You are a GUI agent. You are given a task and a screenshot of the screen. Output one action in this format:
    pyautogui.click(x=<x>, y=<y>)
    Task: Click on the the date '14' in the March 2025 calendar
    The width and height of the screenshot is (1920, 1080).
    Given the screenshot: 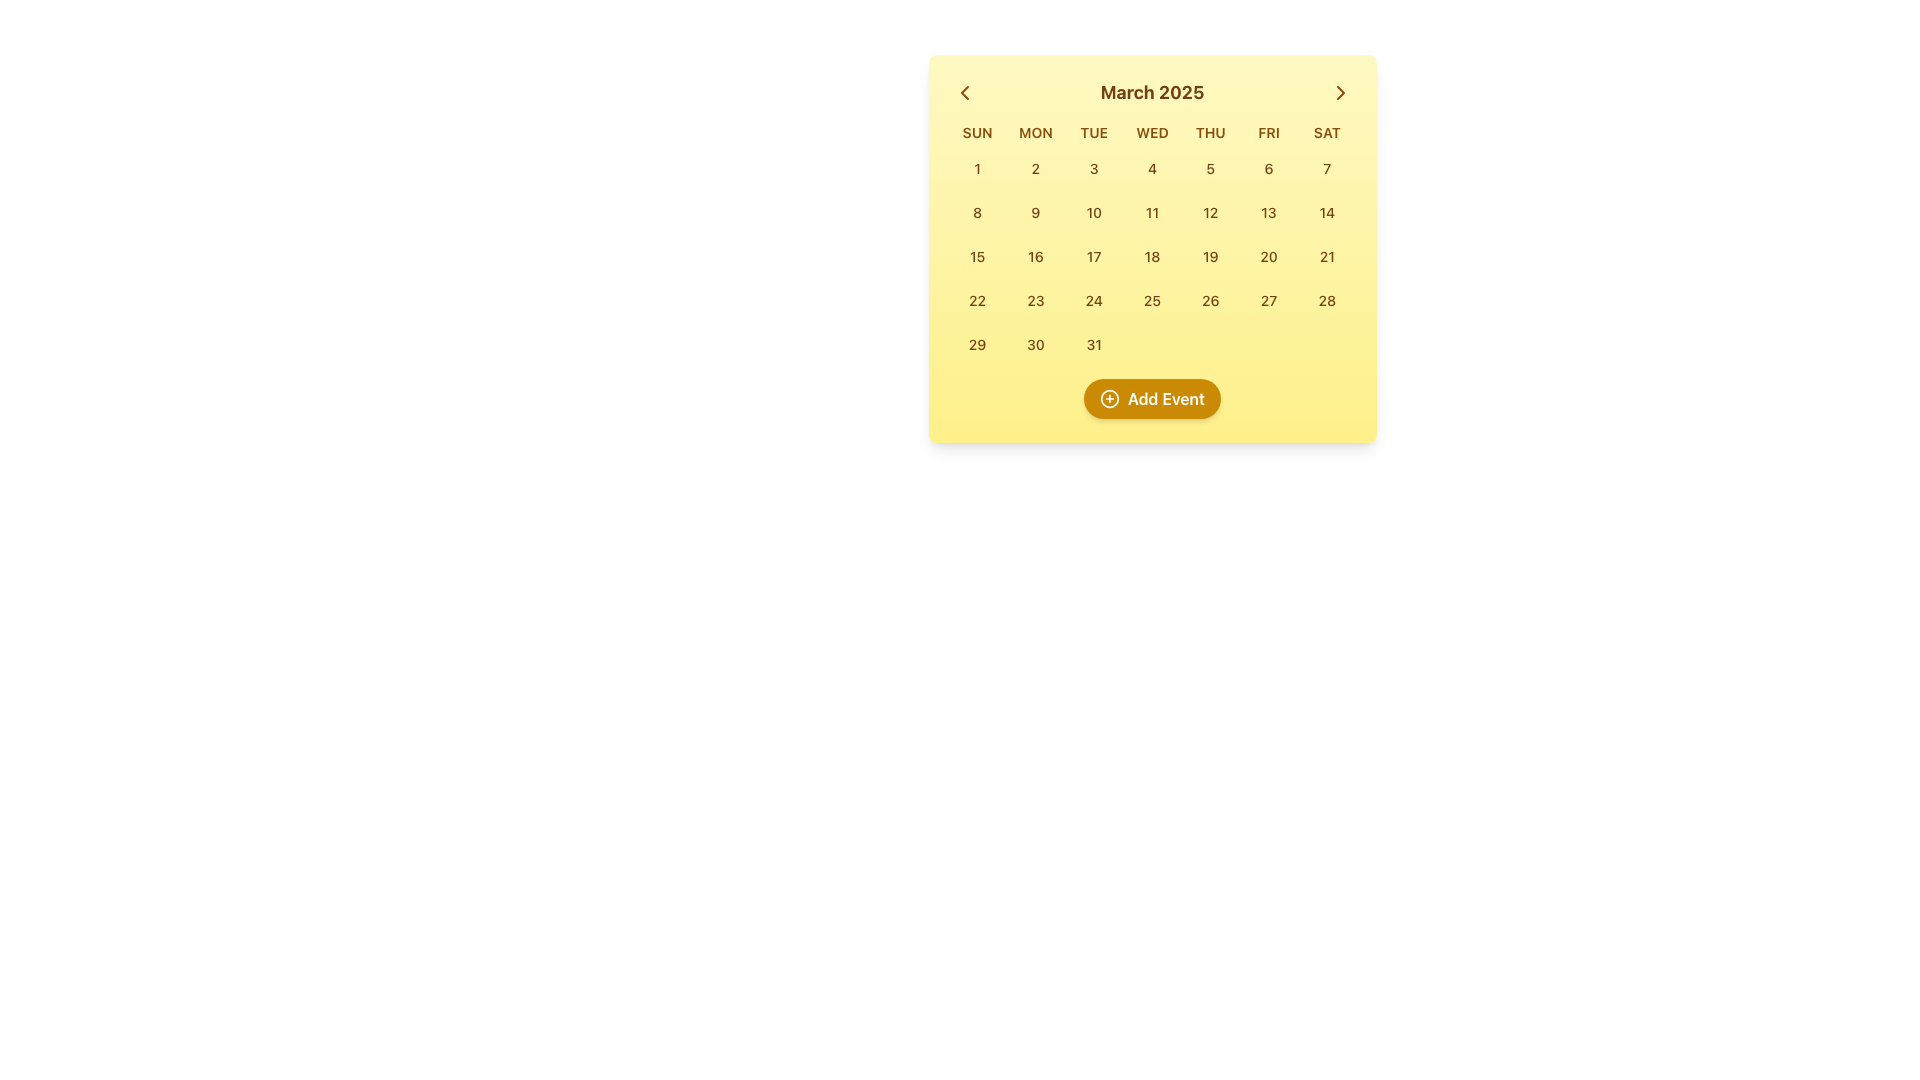 What is the action you would take?
    pyautogui.click(x=1327, y=212)
    